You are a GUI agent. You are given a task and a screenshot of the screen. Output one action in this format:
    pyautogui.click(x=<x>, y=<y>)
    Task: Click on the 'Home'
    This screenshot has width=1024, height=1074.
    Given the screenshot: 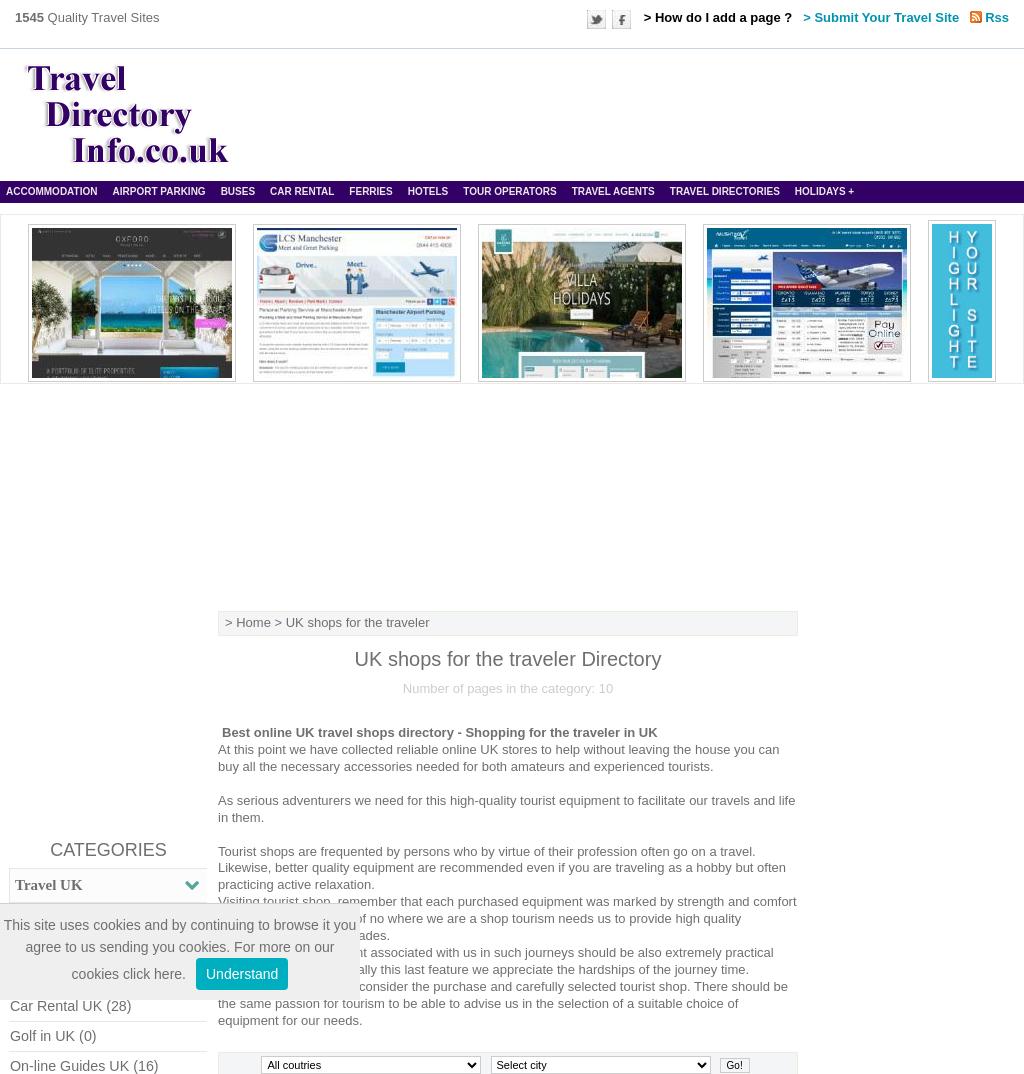 What is the action you would take?
    pyautogui.click(x=235, y=621)
    